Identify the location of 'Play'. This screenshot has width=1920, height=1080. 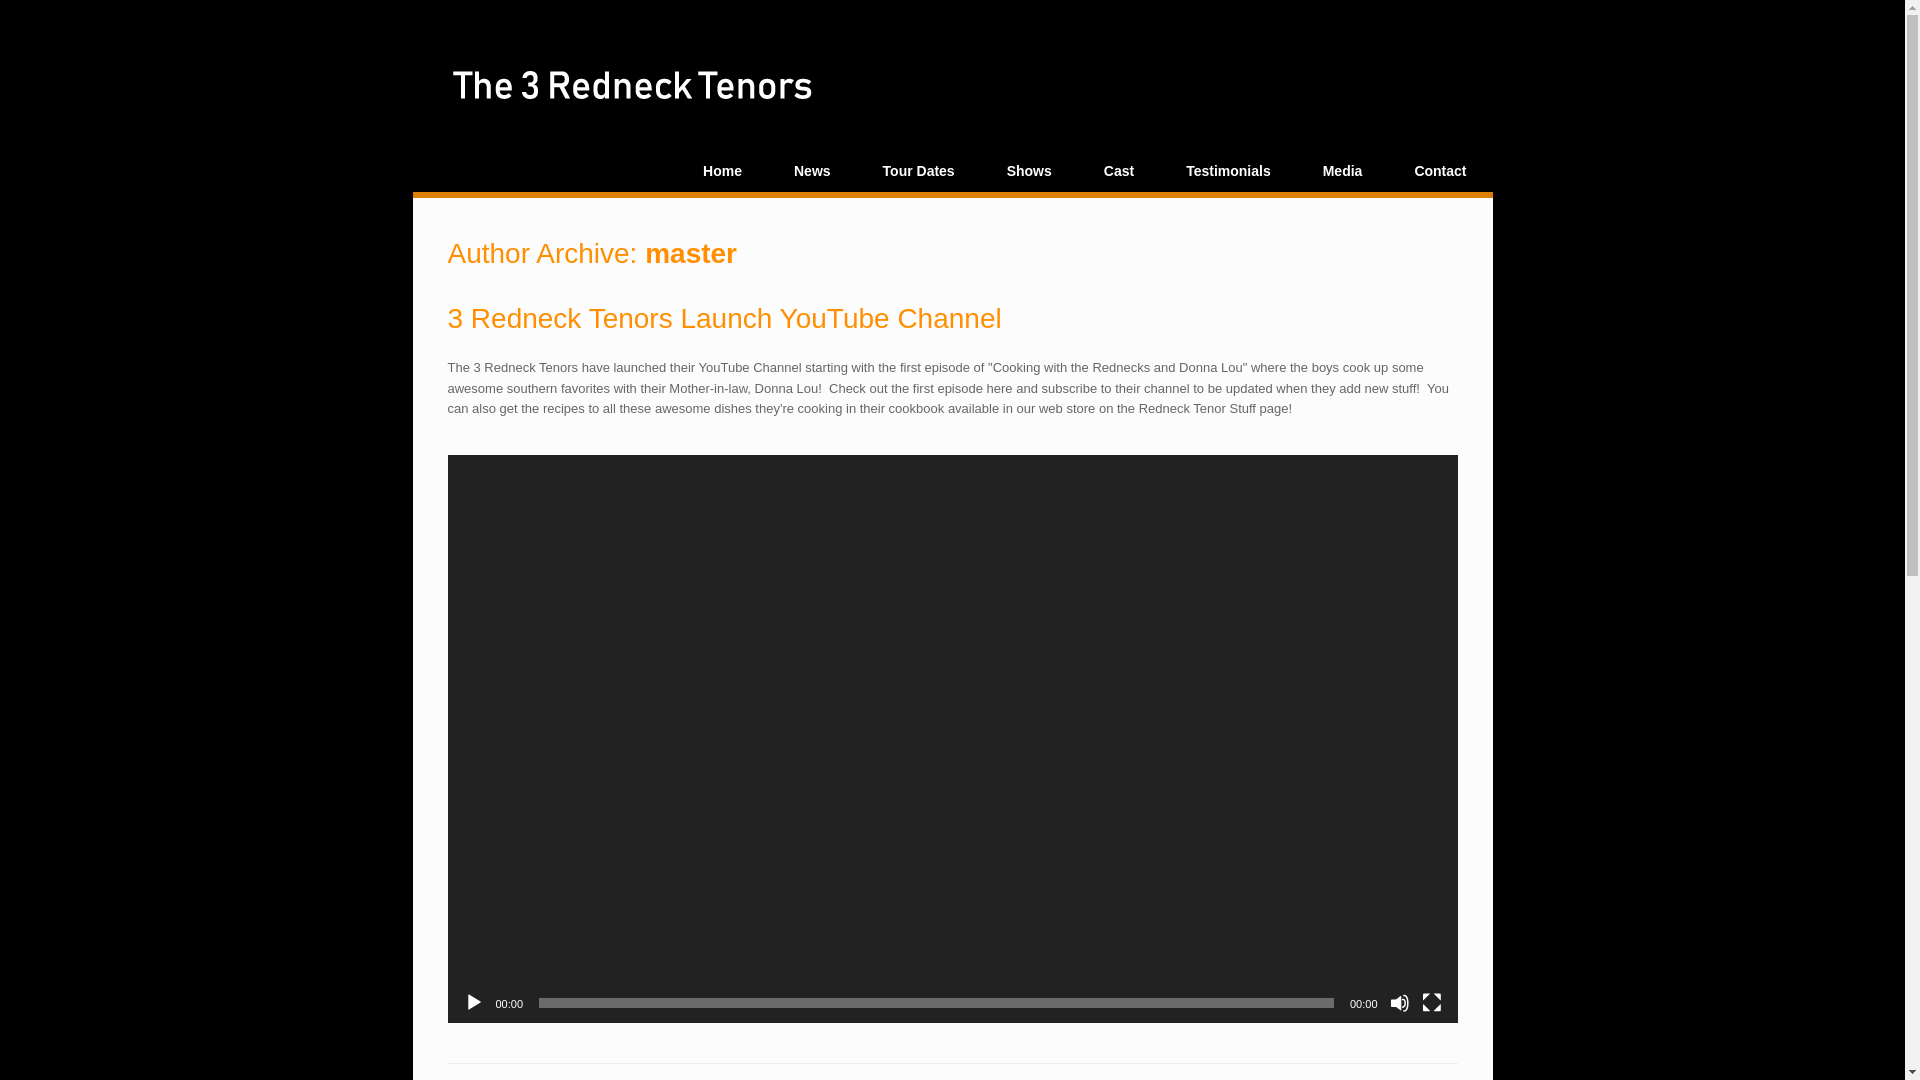
(463, 1002).